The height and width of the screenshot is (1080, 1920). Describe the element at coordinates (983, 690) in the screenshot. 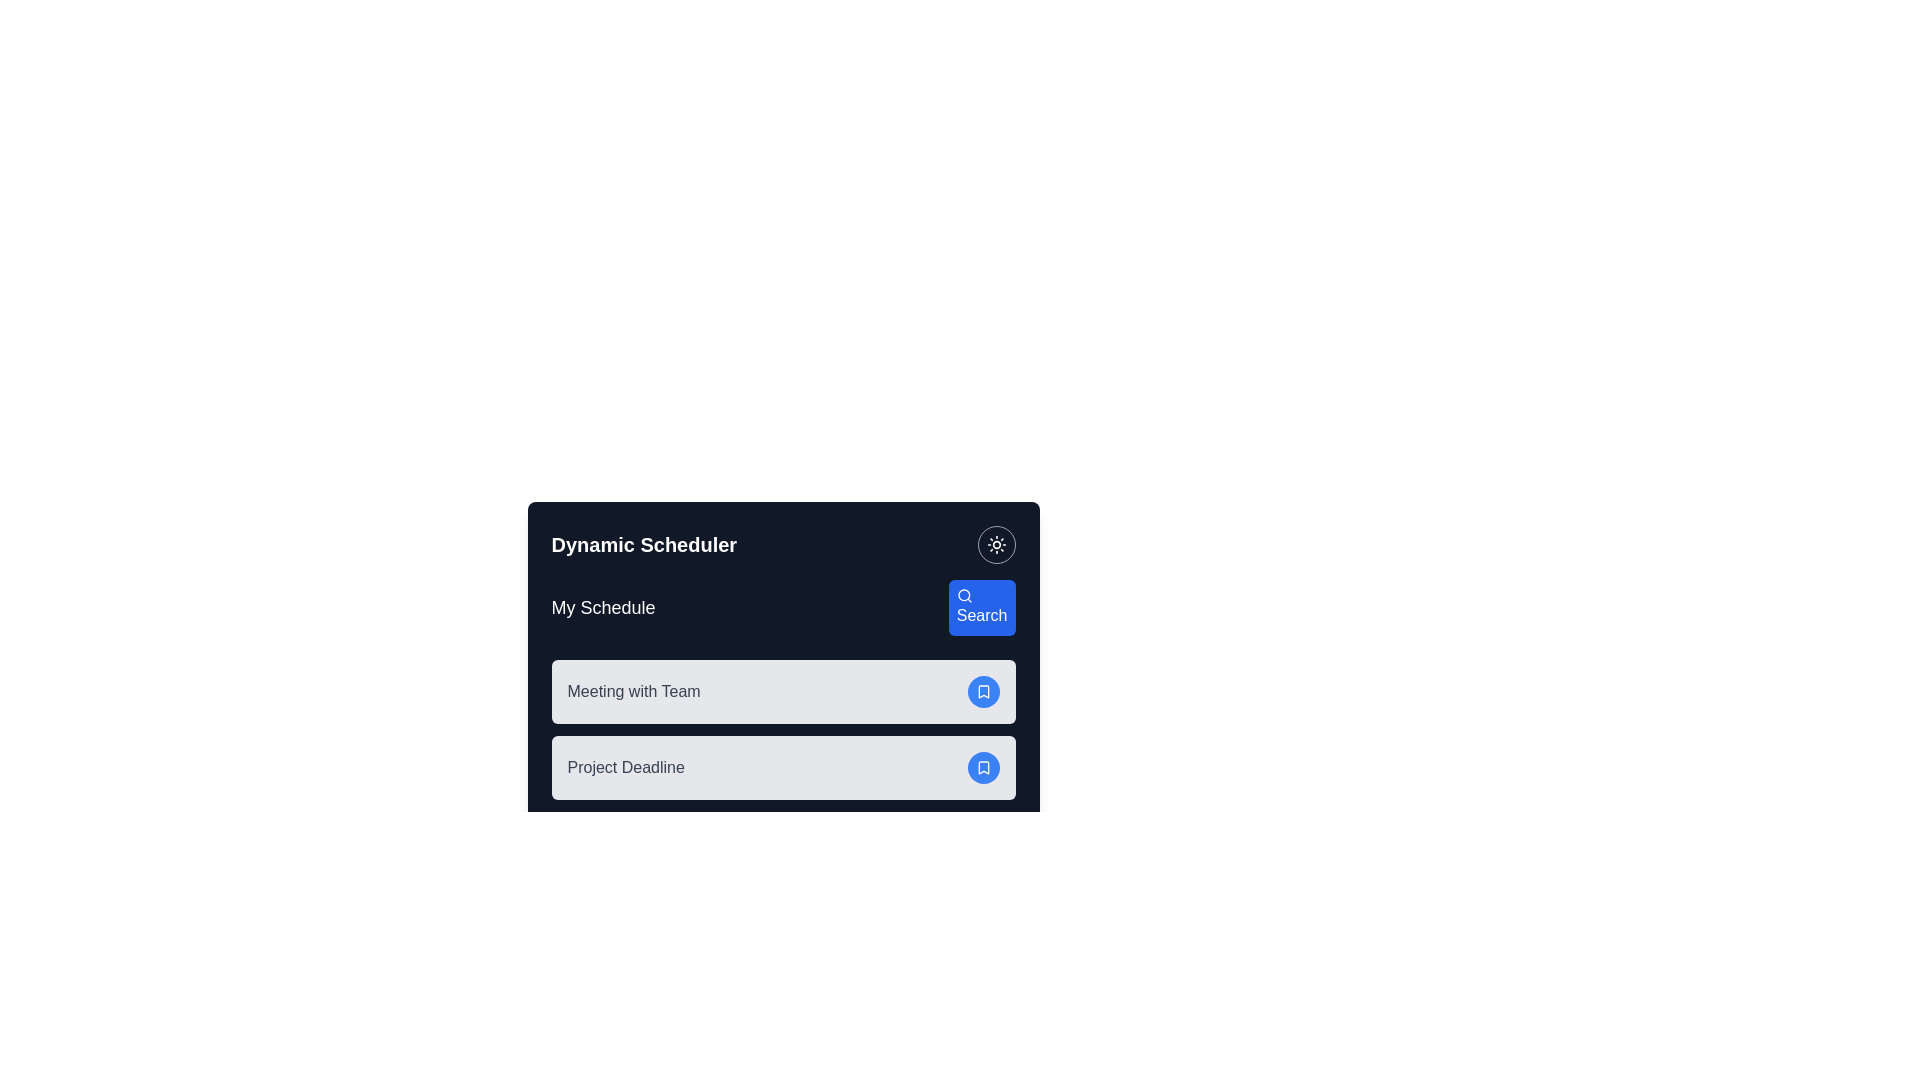

I see `the button located to the right of the text 'Meeting with Team' in the first entry of the list of schedule items under the 'My Schedule' section to trigger visual changes` at that location.